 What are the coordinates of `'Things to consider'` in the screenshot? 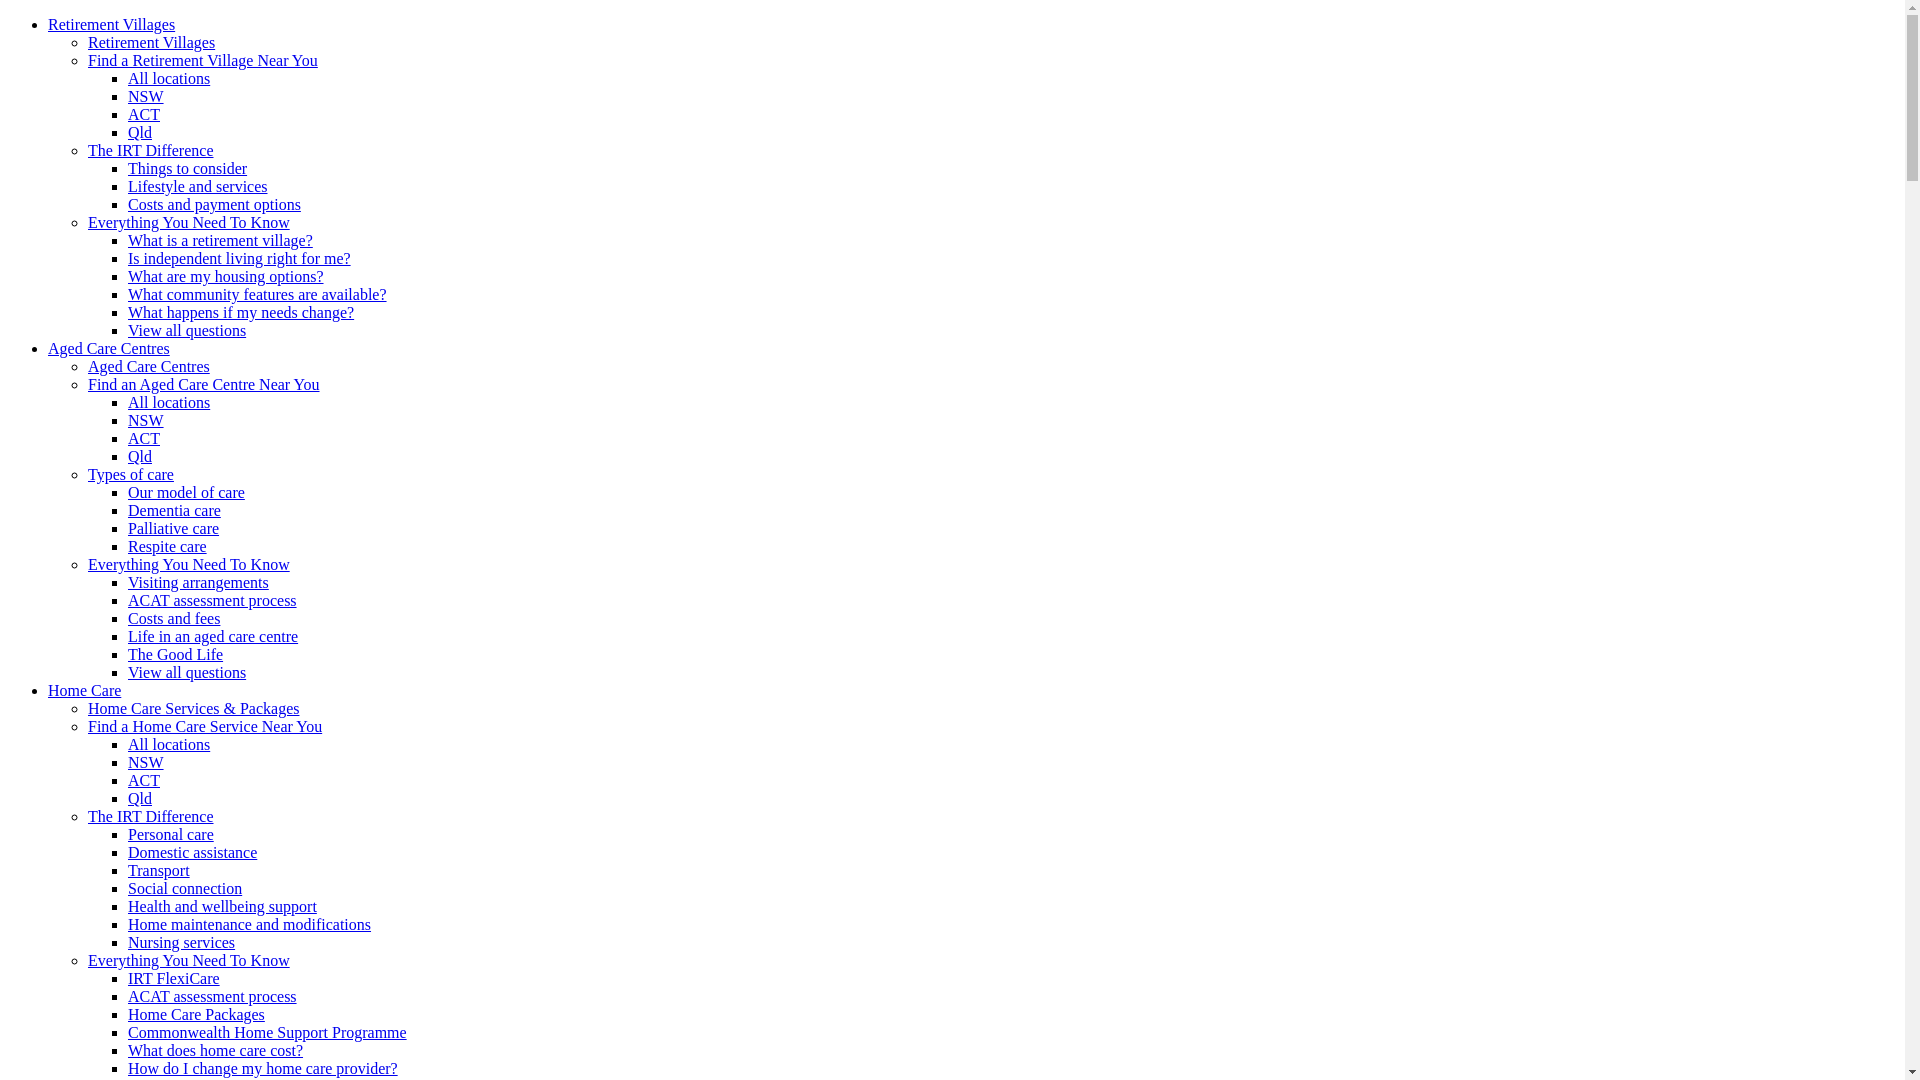 It's located at (187, 167).